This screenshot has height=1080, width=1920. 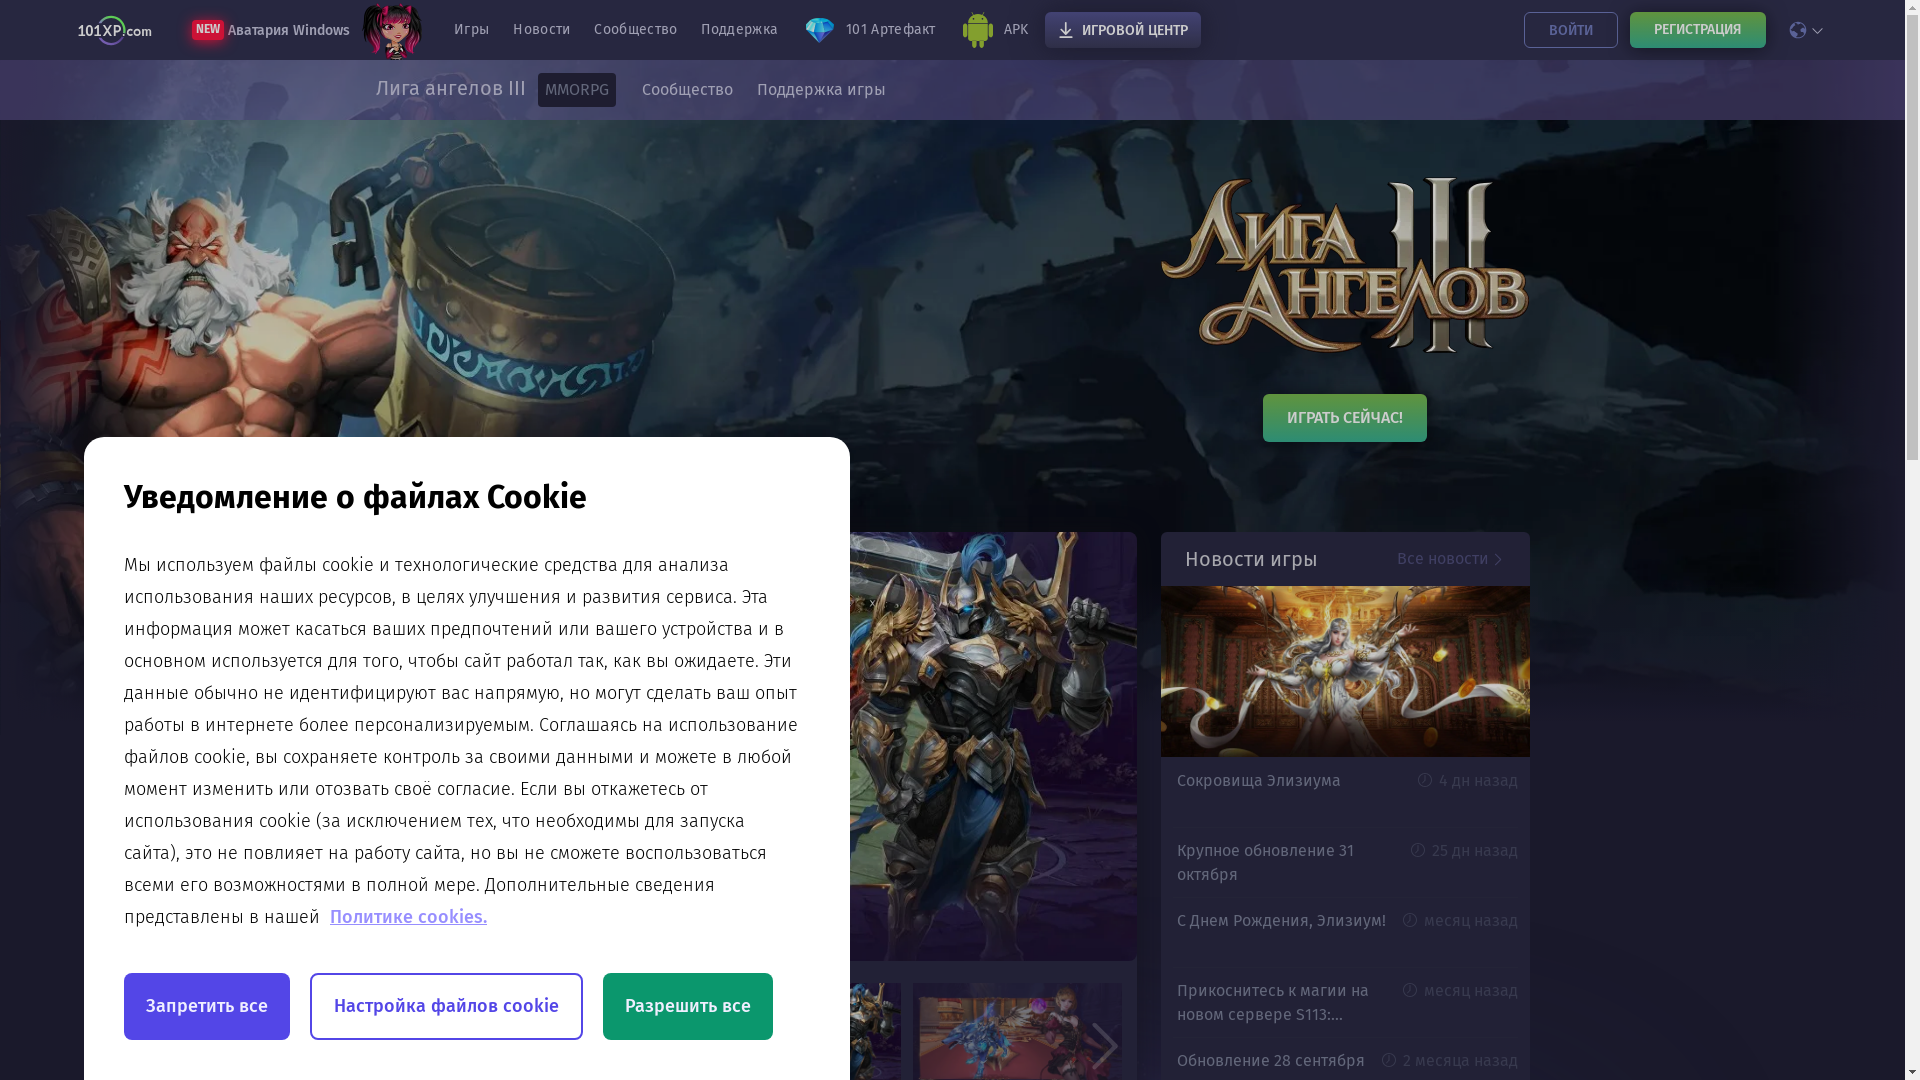 What do you see at coordinates (994, 30) in the screenshot?
I see `'APK'` at bounding box center [994, 30].